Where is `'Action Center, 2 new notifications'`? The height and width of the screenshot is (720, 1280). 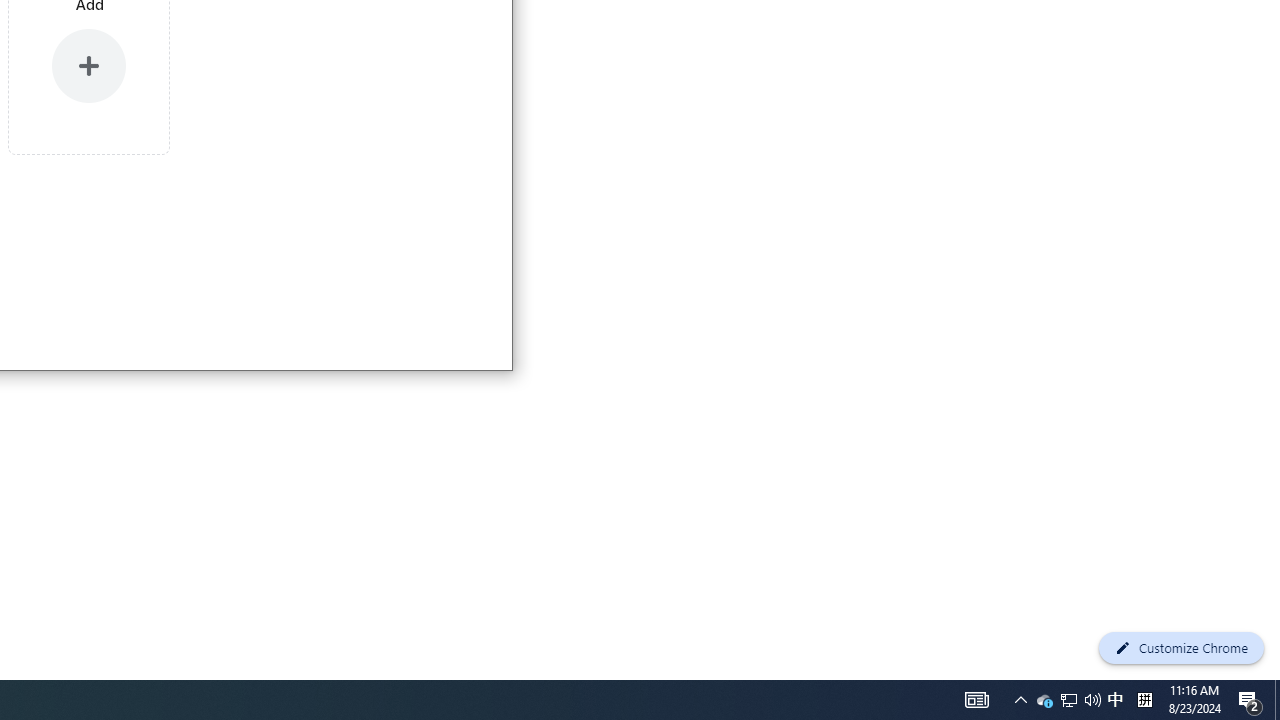 'Action Center, 2 new notifications' is located at coordinates (1250, 698).